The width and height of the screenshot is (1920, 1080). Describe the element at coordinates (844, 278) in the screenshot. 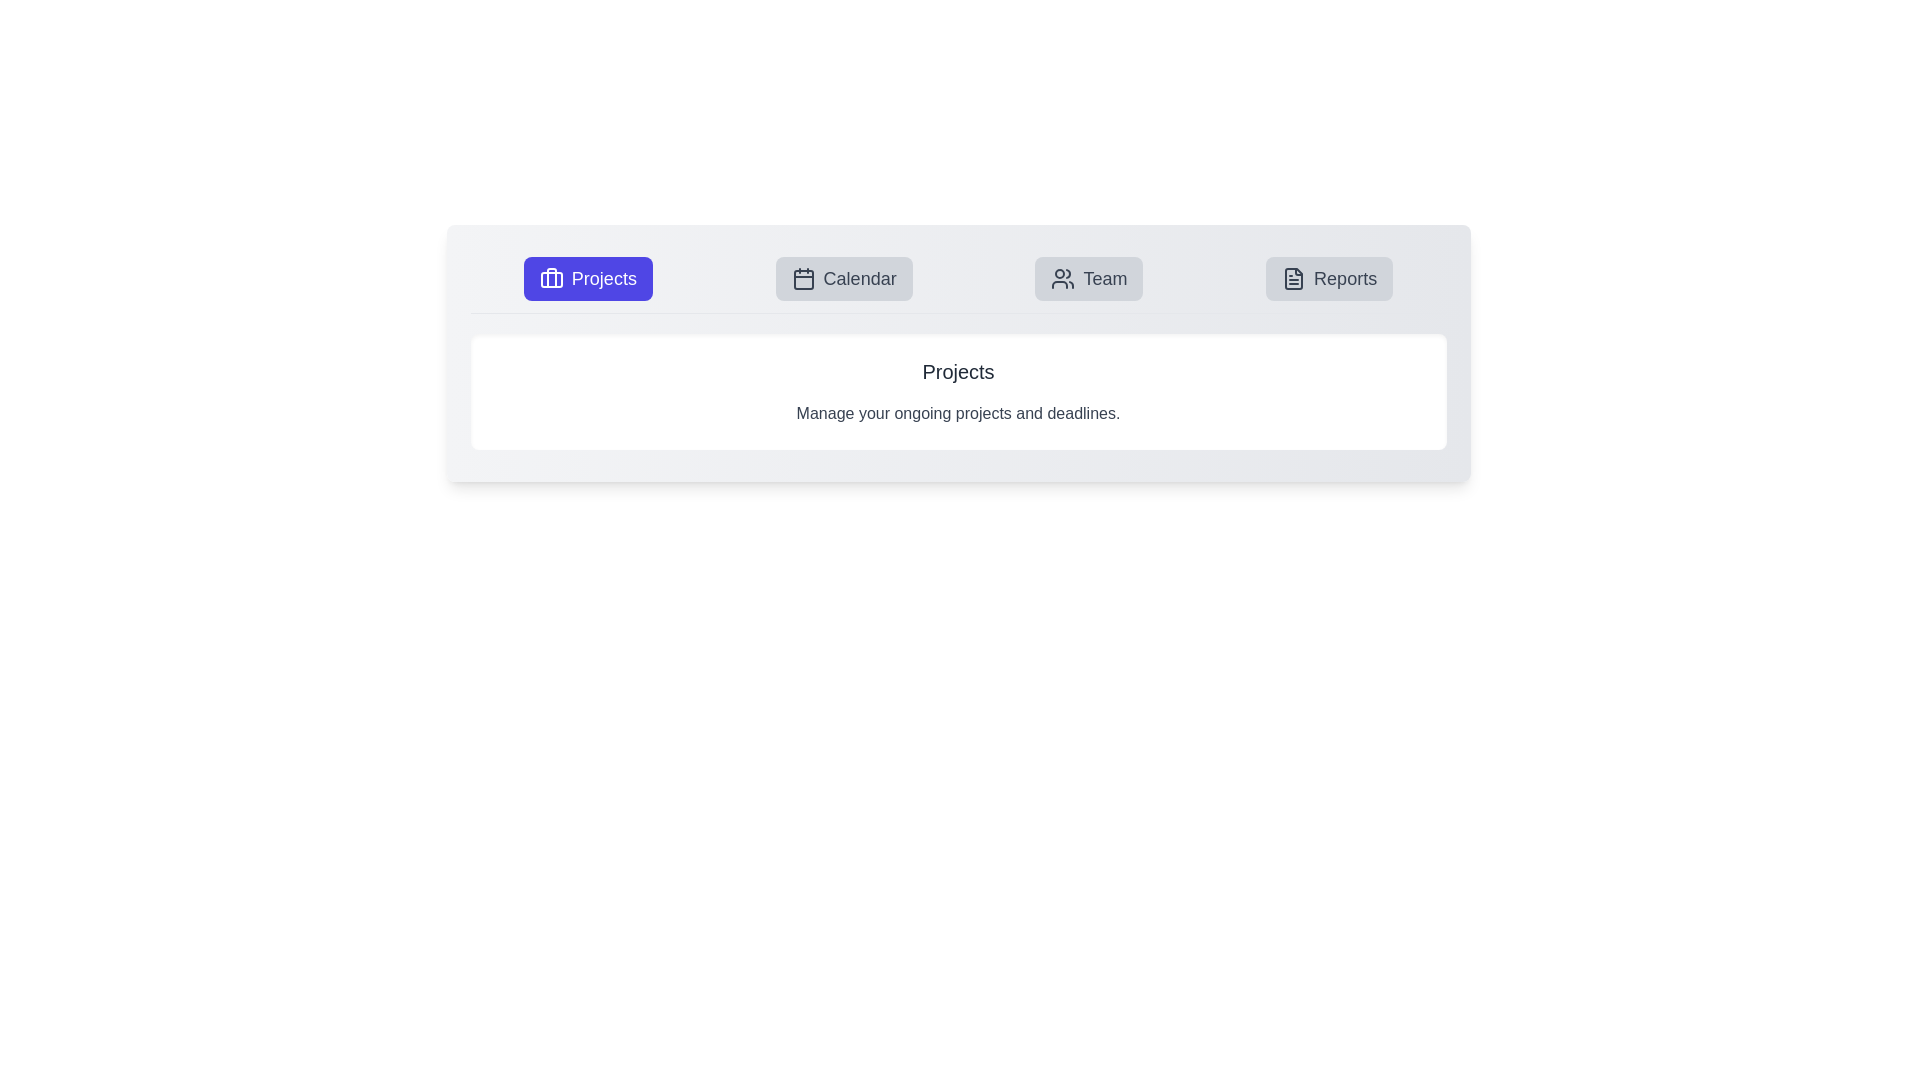

I see `the Calendar tab by clicking its button` at that location.